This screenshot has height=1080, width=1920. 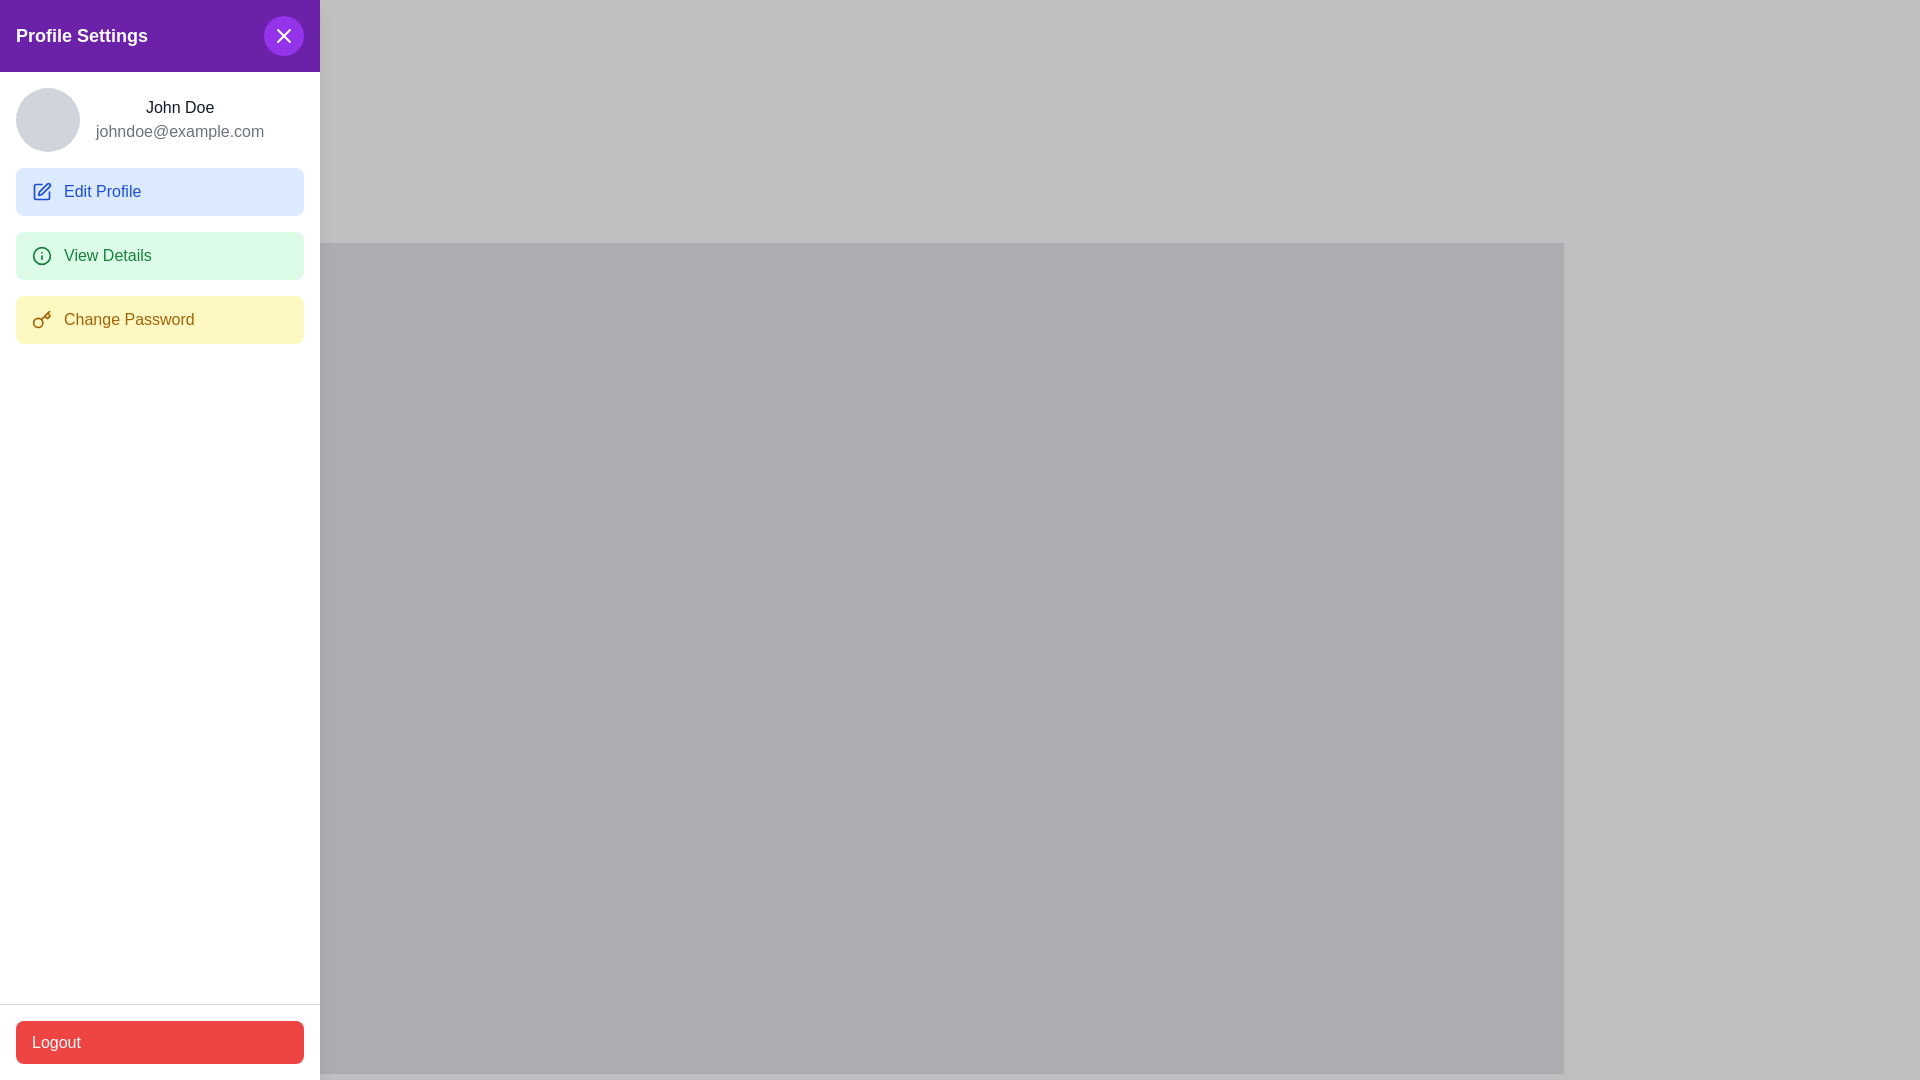 I want to click on the minimalist SVG circle graphic component located in the sidebar interface, so click(x=42, y=254).